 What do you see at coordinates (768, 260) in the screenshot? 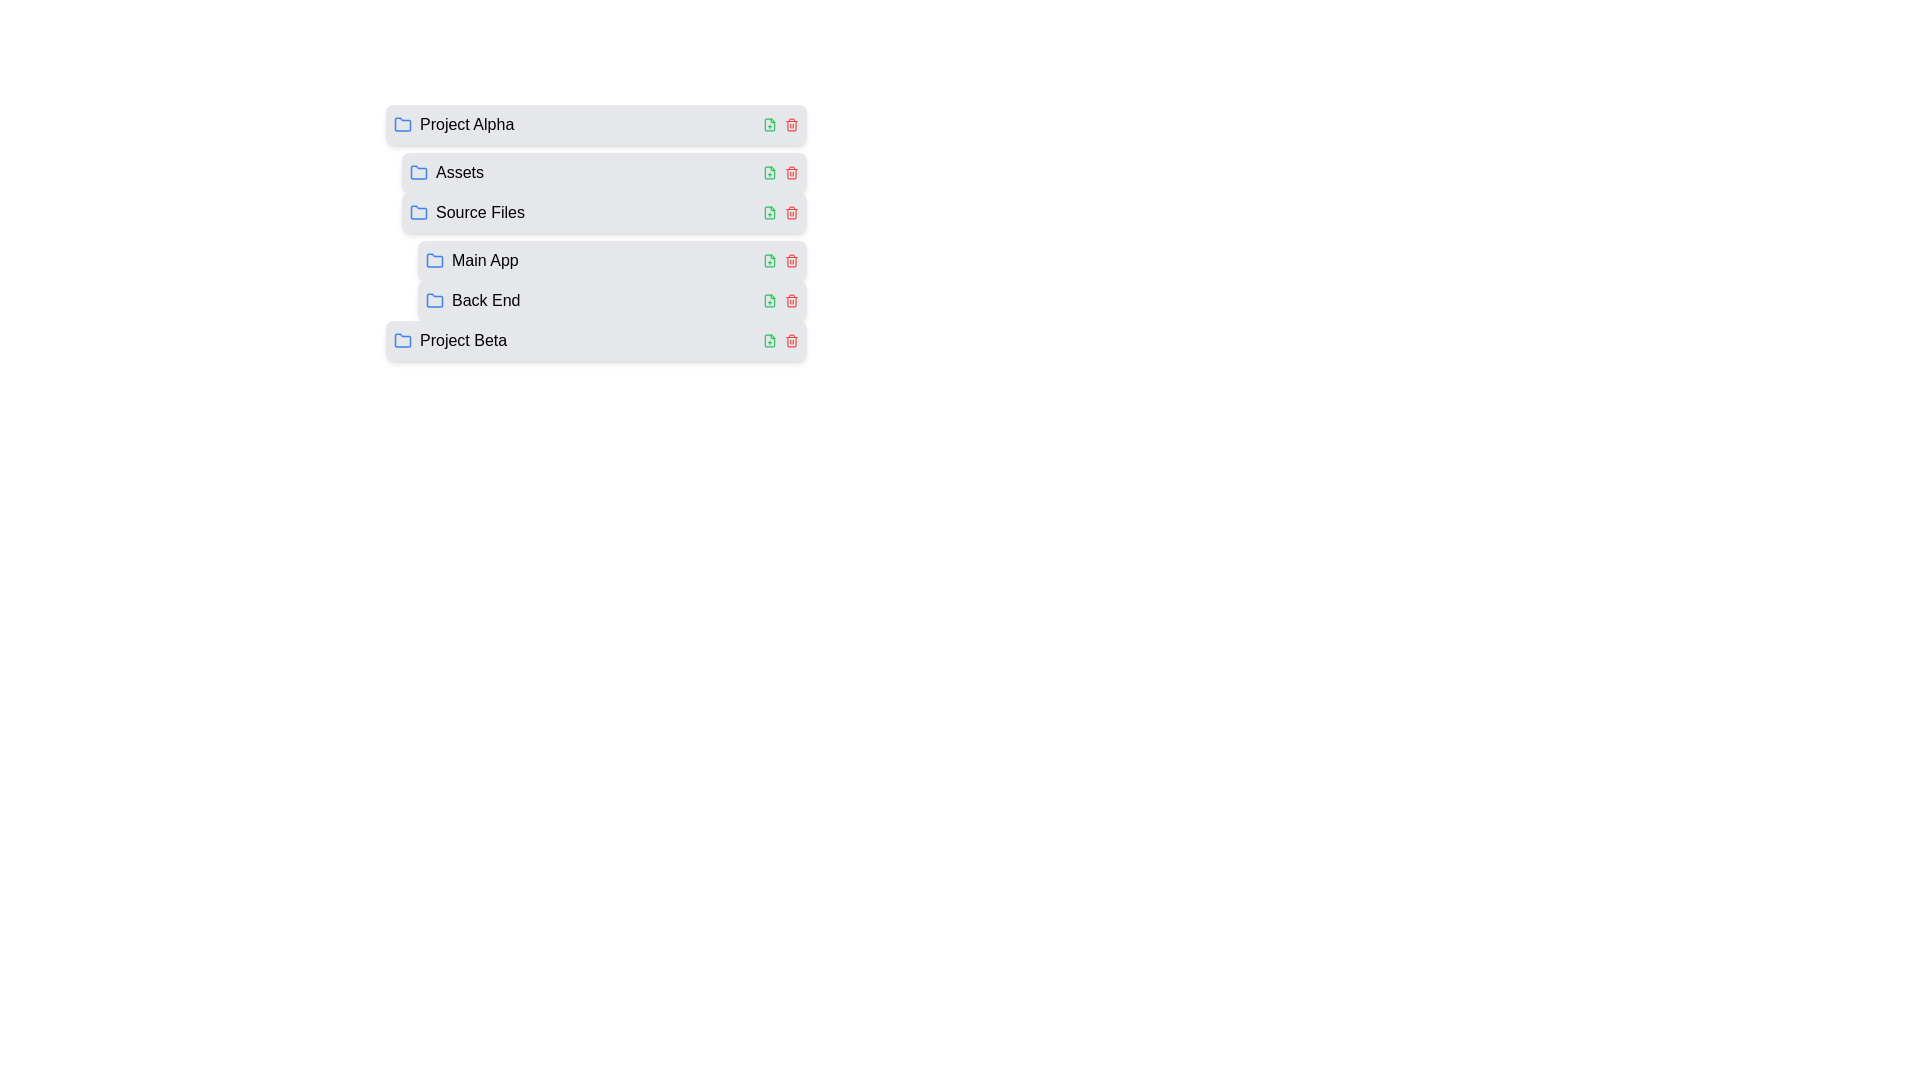
I see `the button next to the 'Main App' label` at bounding box center [768, 260].